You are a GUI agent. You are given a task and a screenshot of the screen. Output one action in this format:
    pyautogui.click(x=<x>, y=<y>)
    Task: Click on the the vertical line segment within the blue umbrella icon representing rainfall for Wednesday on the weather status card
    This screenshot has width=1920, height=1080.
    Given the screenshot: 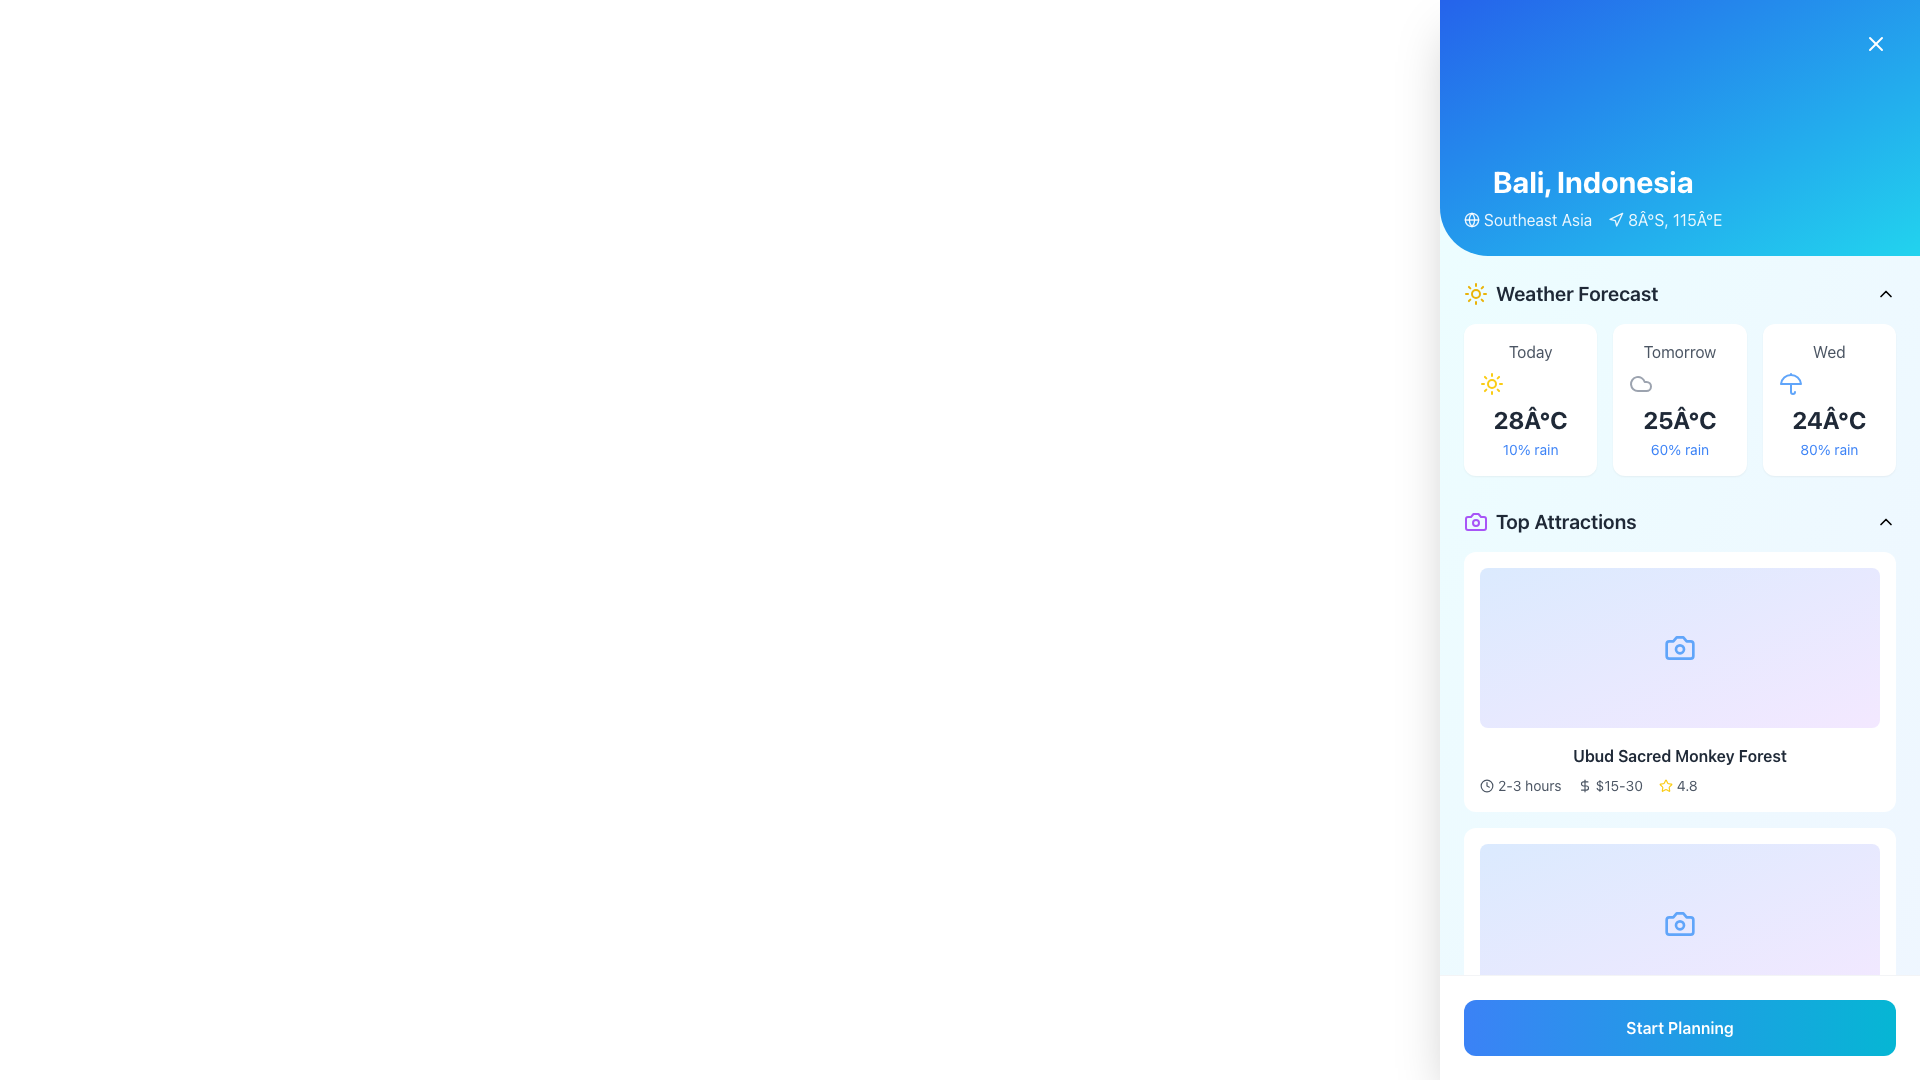 What is the action you would take?
    pyautogui.click(x=1792, y=389)
    